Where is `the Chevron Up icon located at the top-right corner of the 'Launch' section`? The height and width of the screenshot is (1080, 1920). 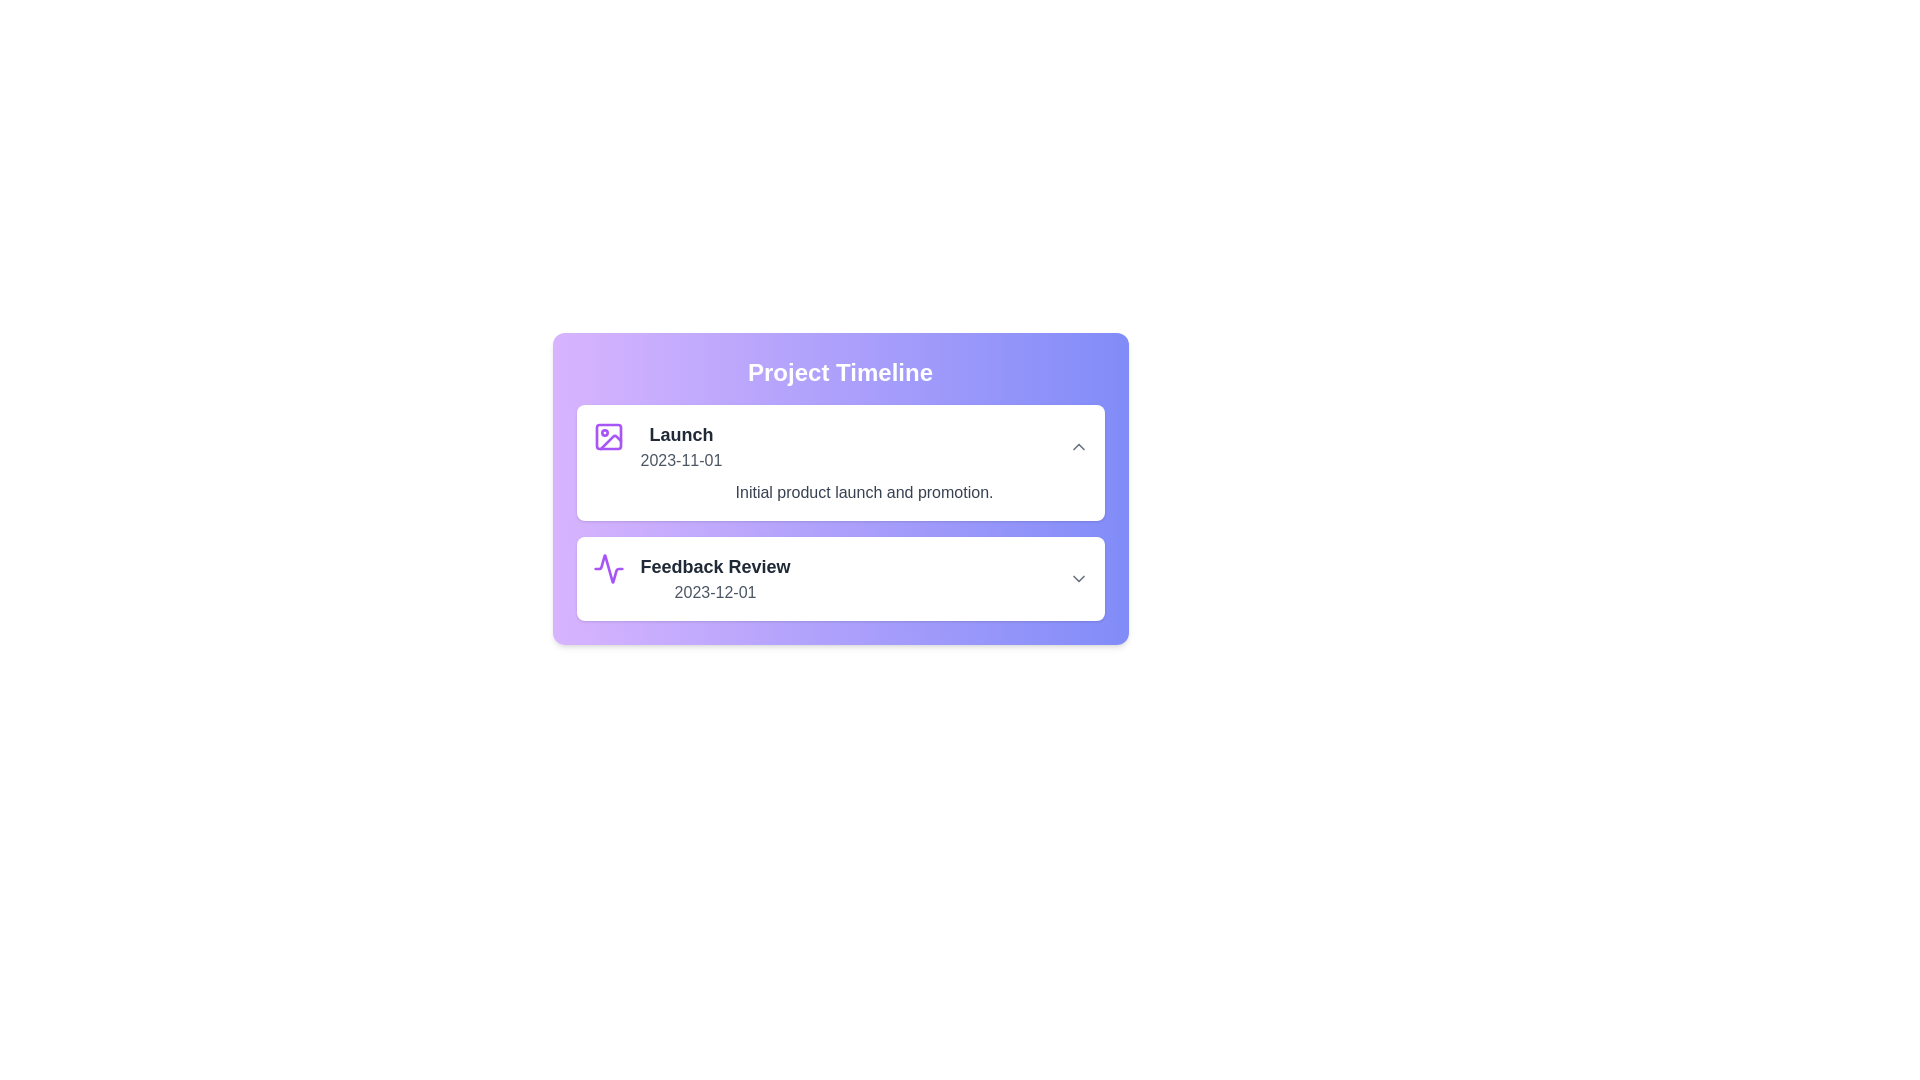 the Chevron Up icon located at the top-right corner of the 'Launch' section is located at coordinates (1077, 446).